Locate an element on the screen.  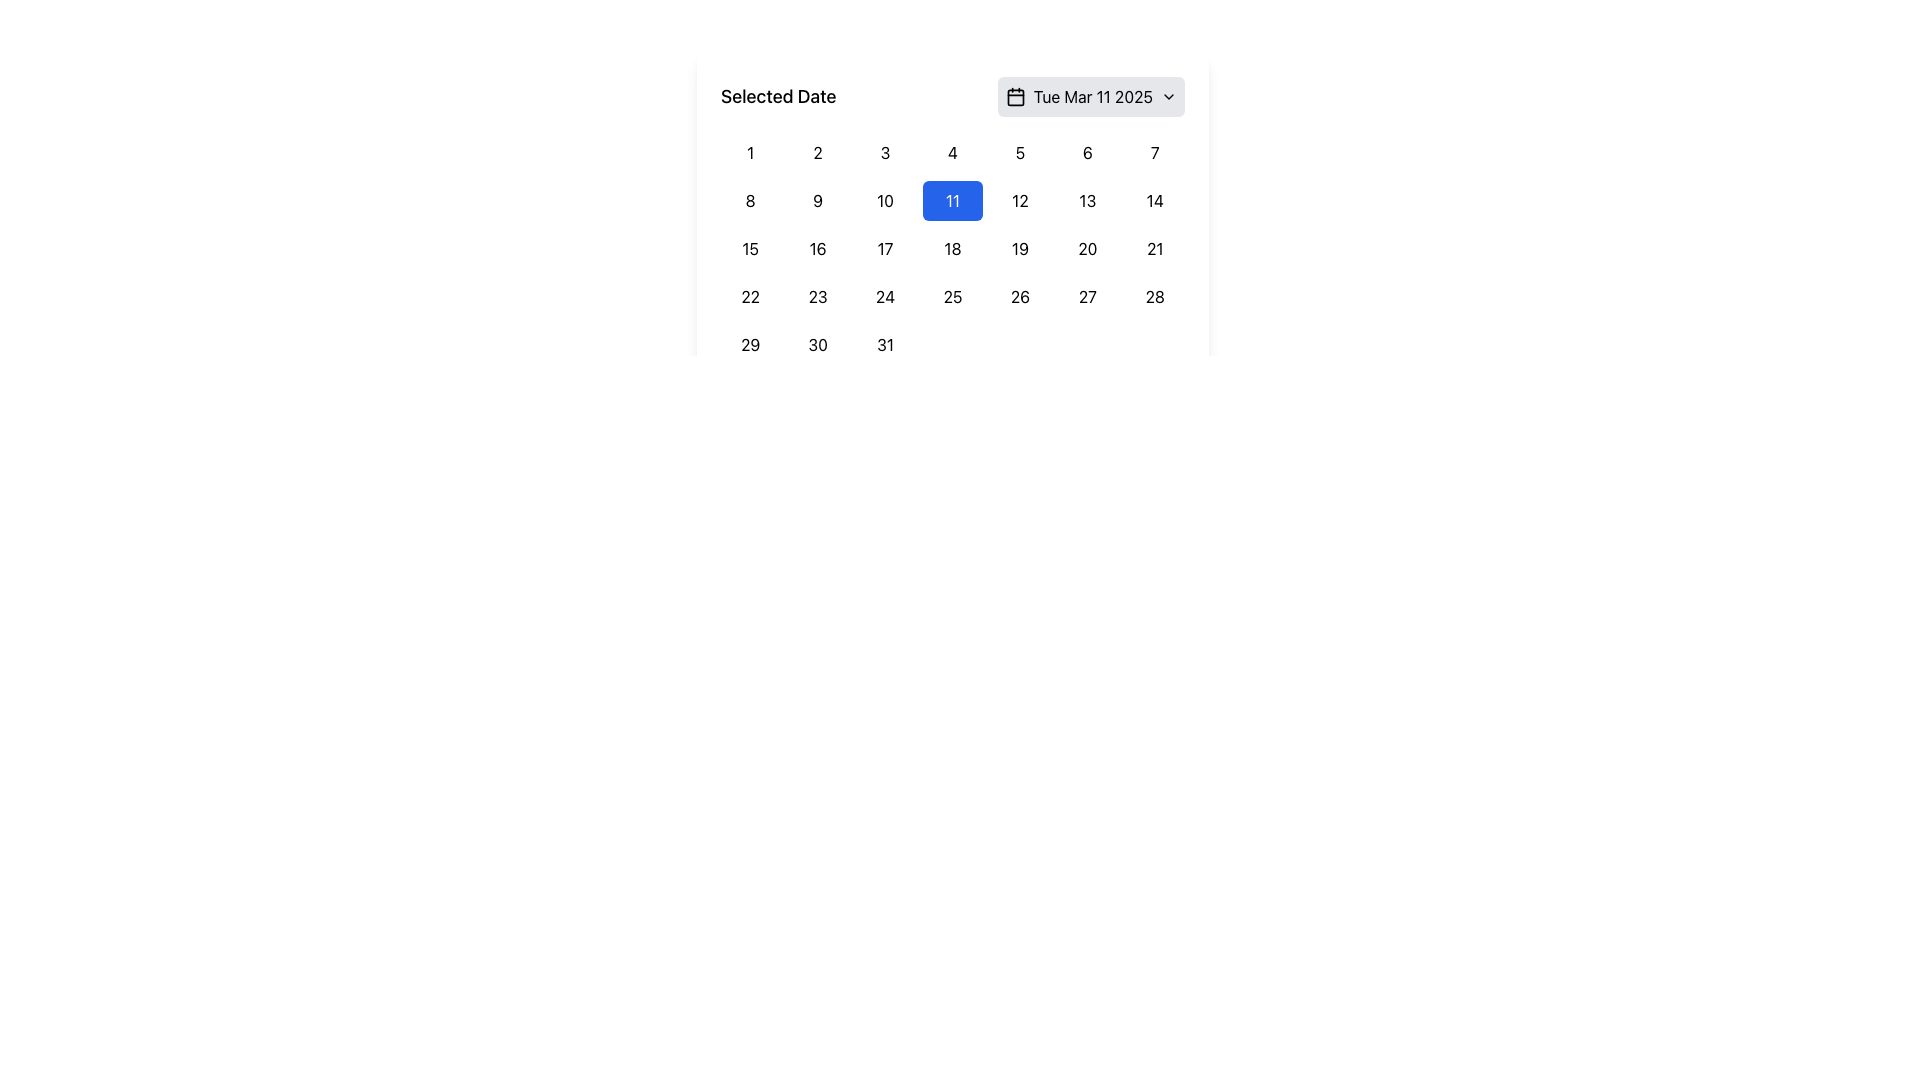
the clickable grid item representing the calendar day with the number '5', which is located in the top row of the grid is located at coordinates (1020, 152).